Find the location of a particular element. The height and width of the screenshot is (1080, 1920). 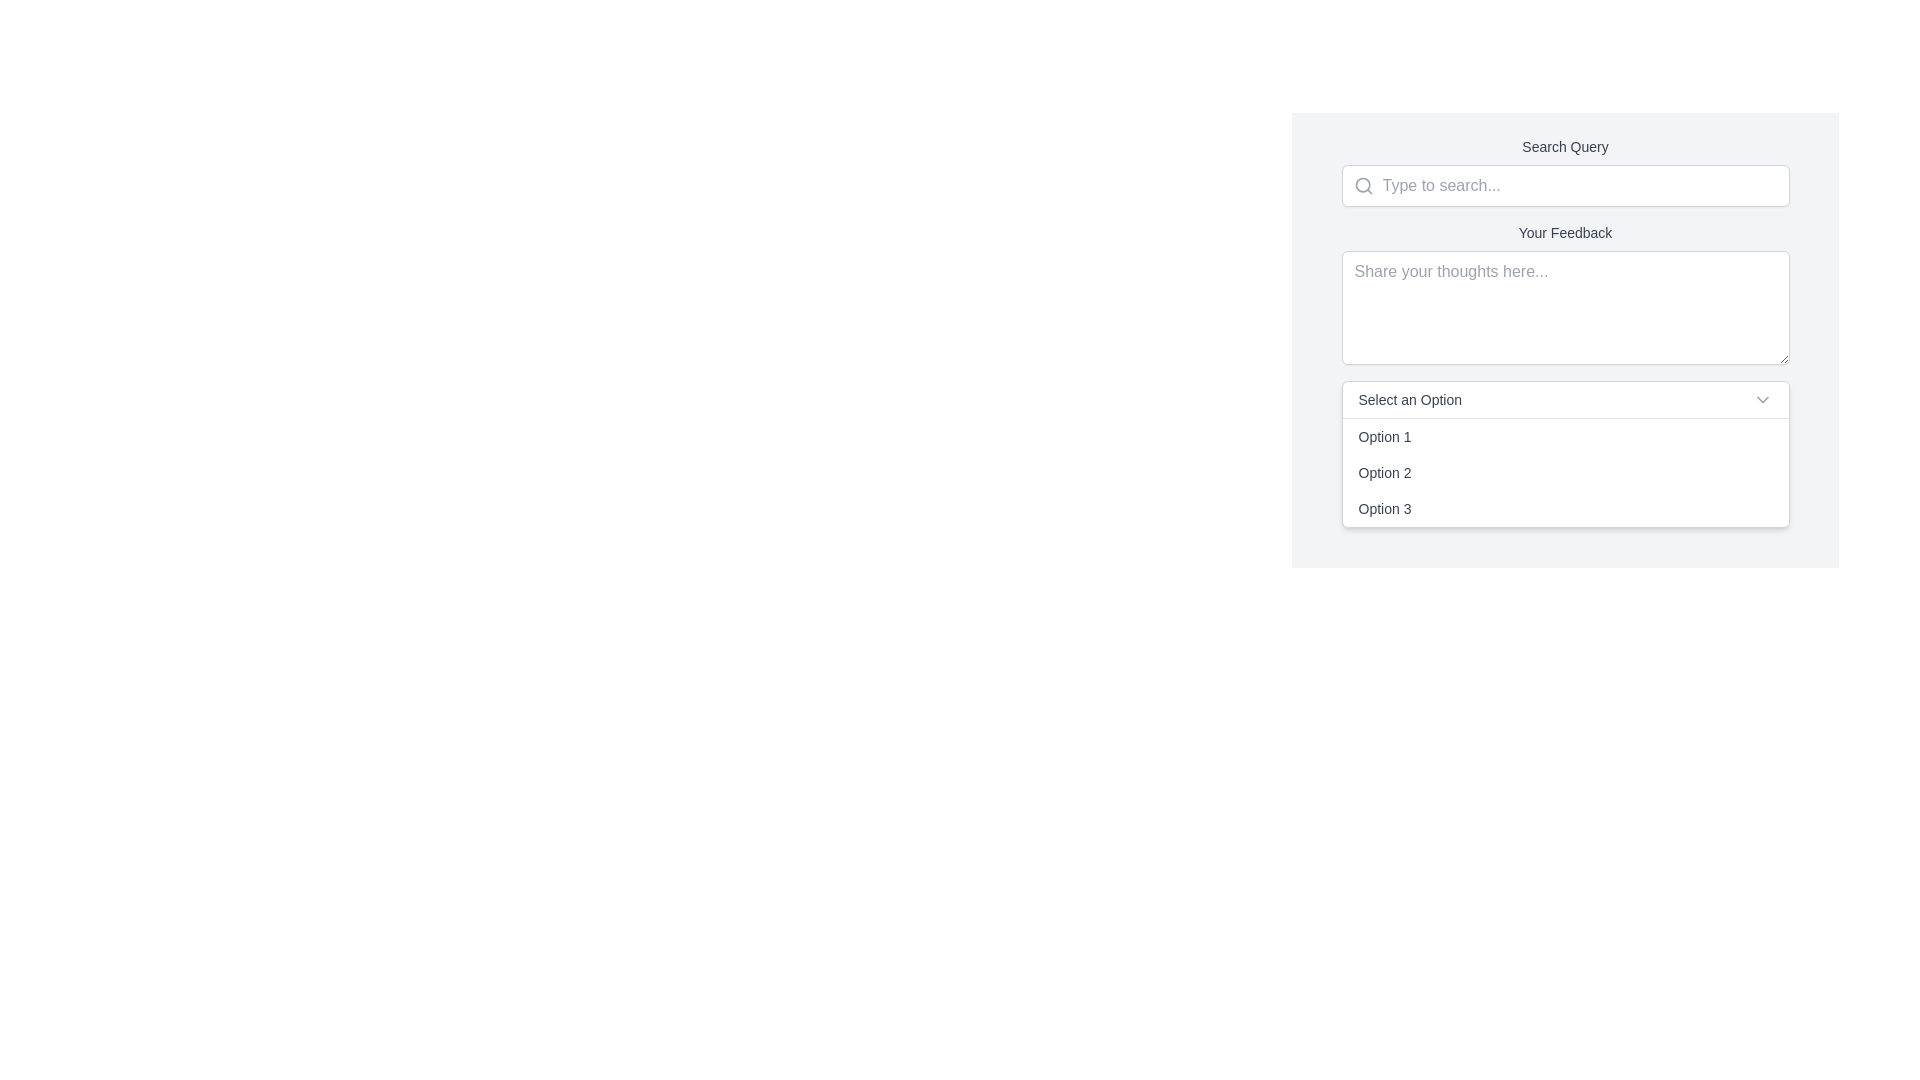

and drop text into the textarea located below the 'Your Feedback' label, which features a light gray border and a blue ring when focused is located at coordinates (1564, 308).